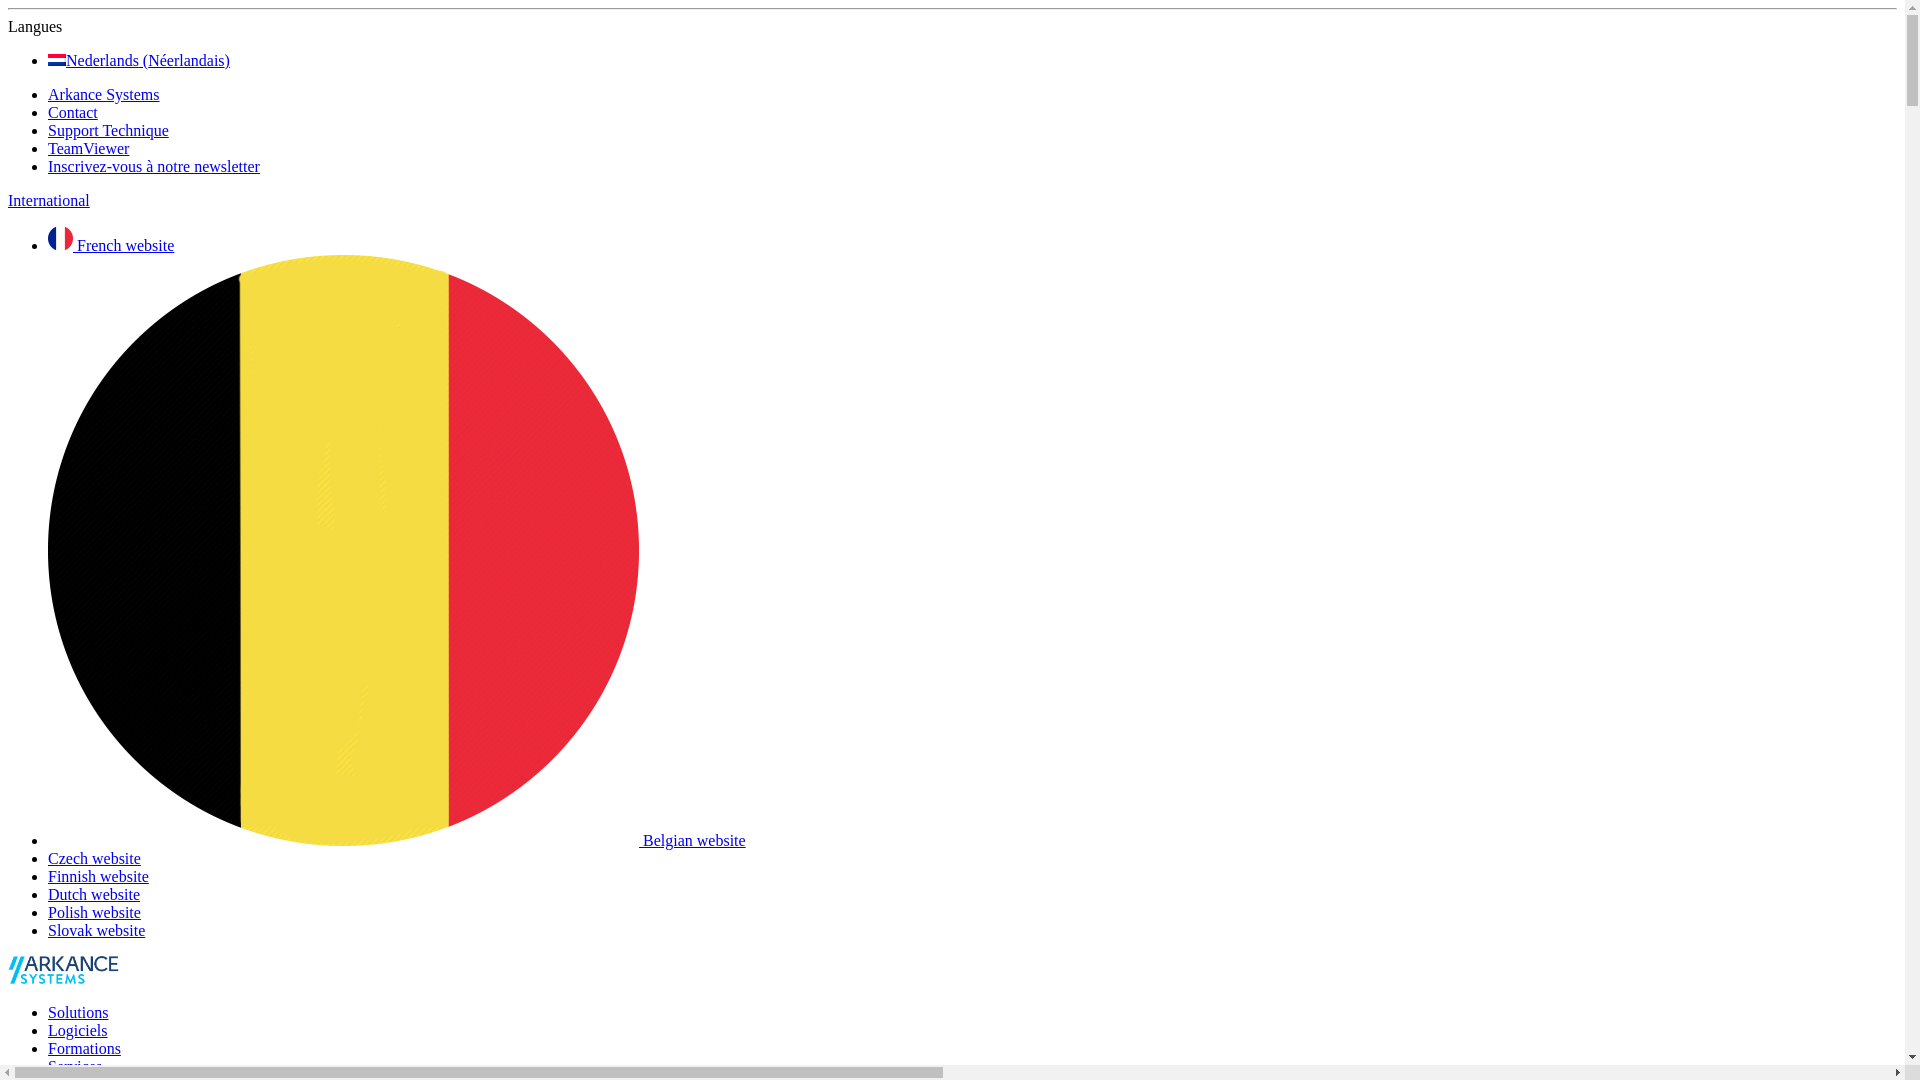  Describe the element at coordinates (77, 1012) in the screenshot. I see `'Solutions'` at that location.